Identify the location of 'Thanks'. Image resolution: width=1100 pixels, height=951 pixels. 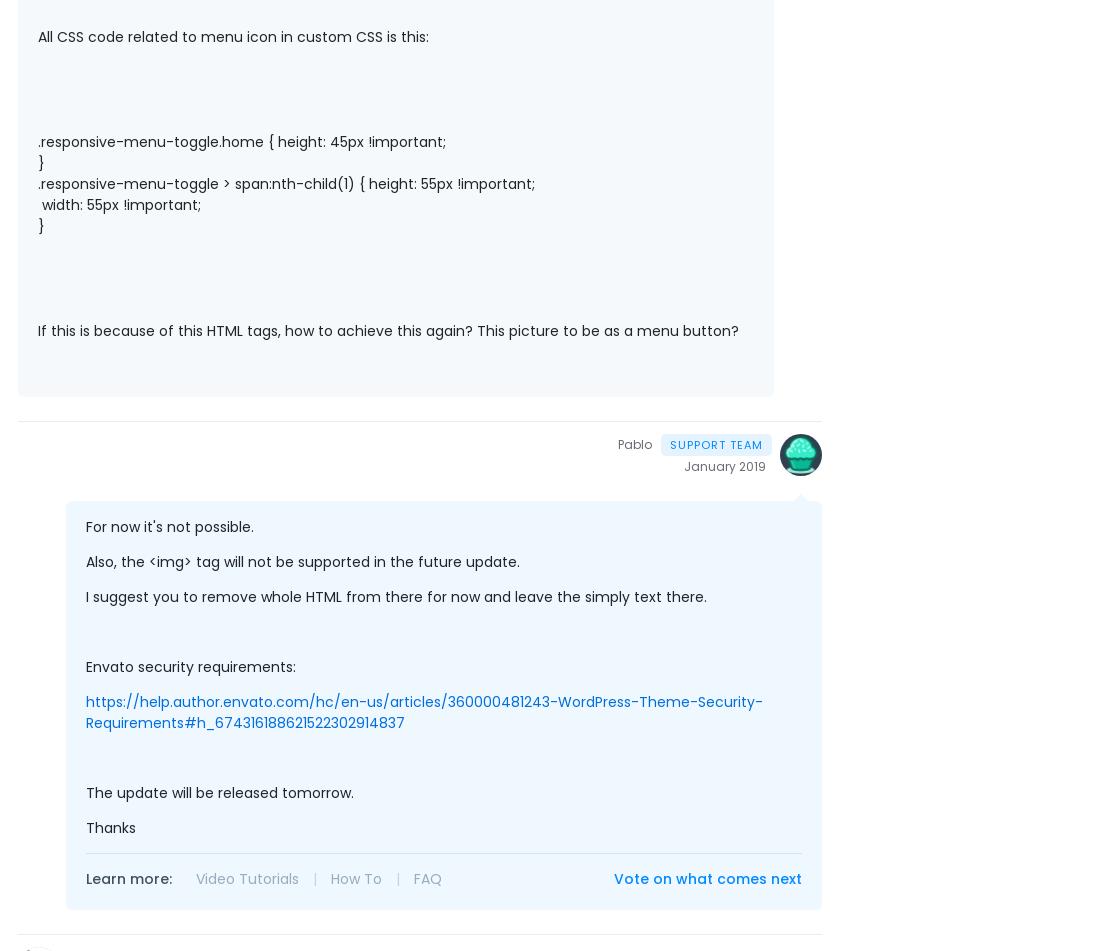
(110, 827).